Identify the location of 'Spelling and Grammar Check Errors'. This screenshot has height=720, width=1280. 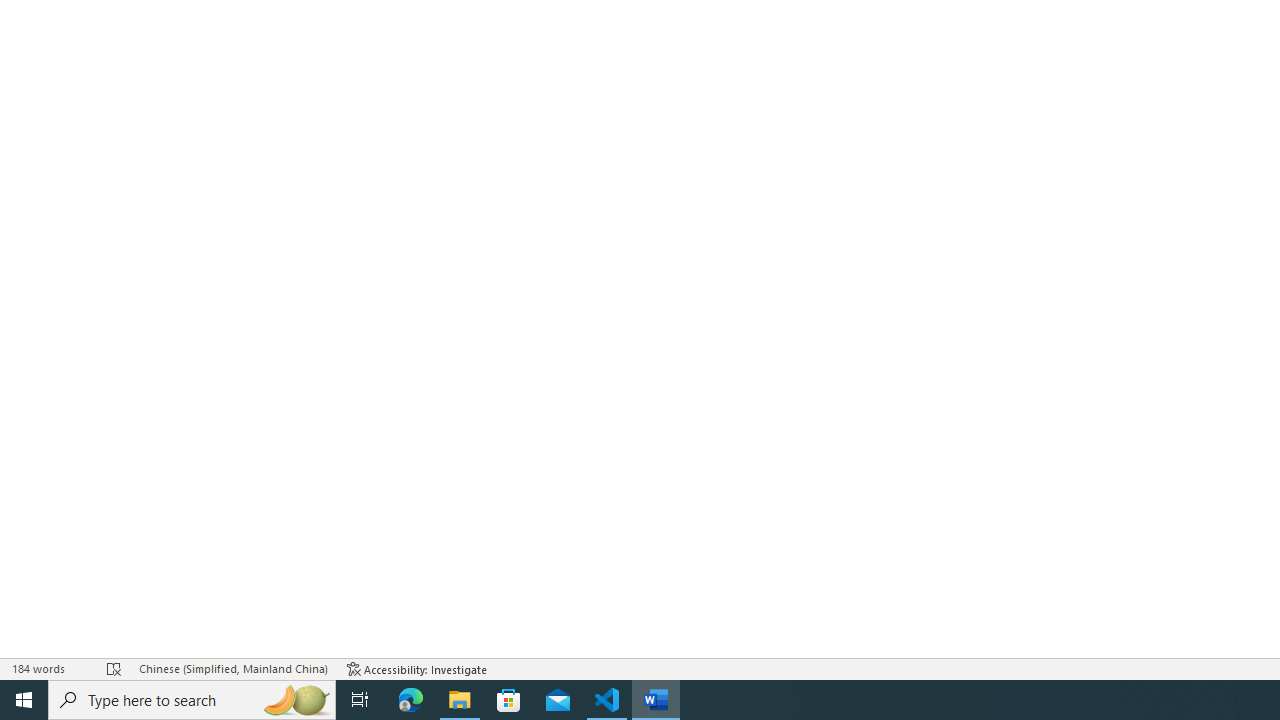
(113, 669).